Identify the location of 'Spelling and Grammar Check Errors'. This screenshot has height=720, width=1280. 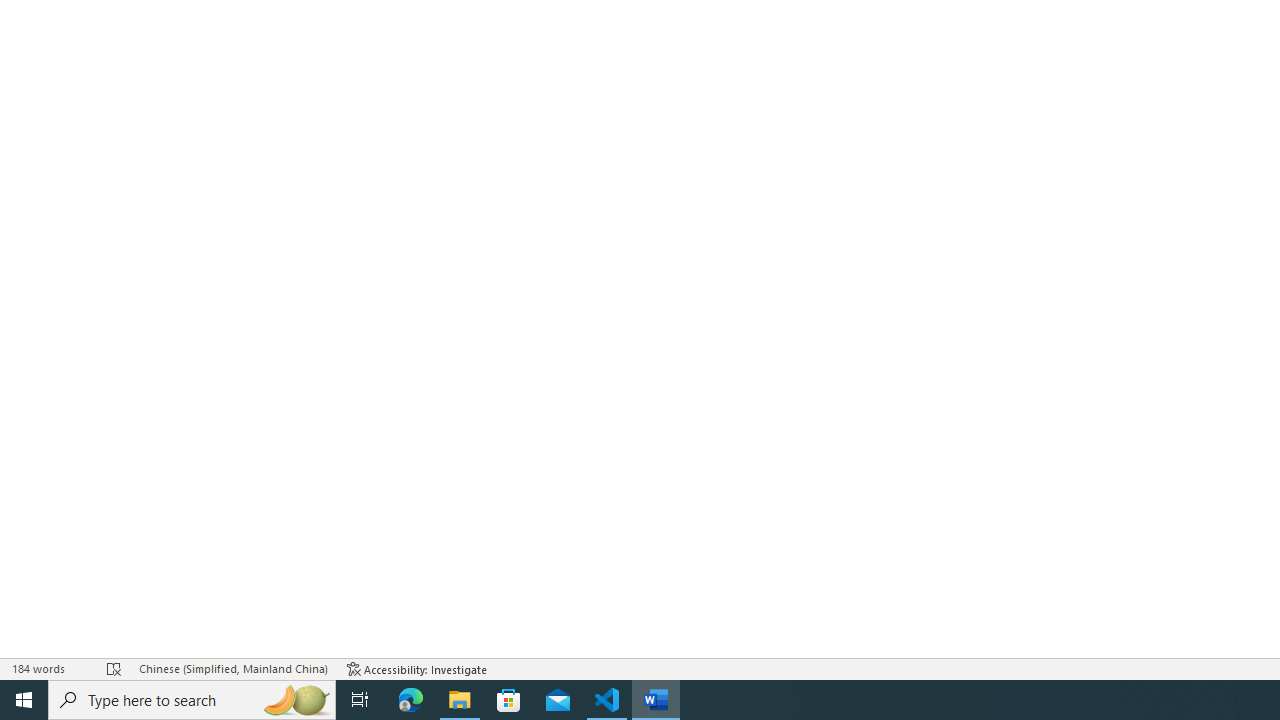
(113, 669).